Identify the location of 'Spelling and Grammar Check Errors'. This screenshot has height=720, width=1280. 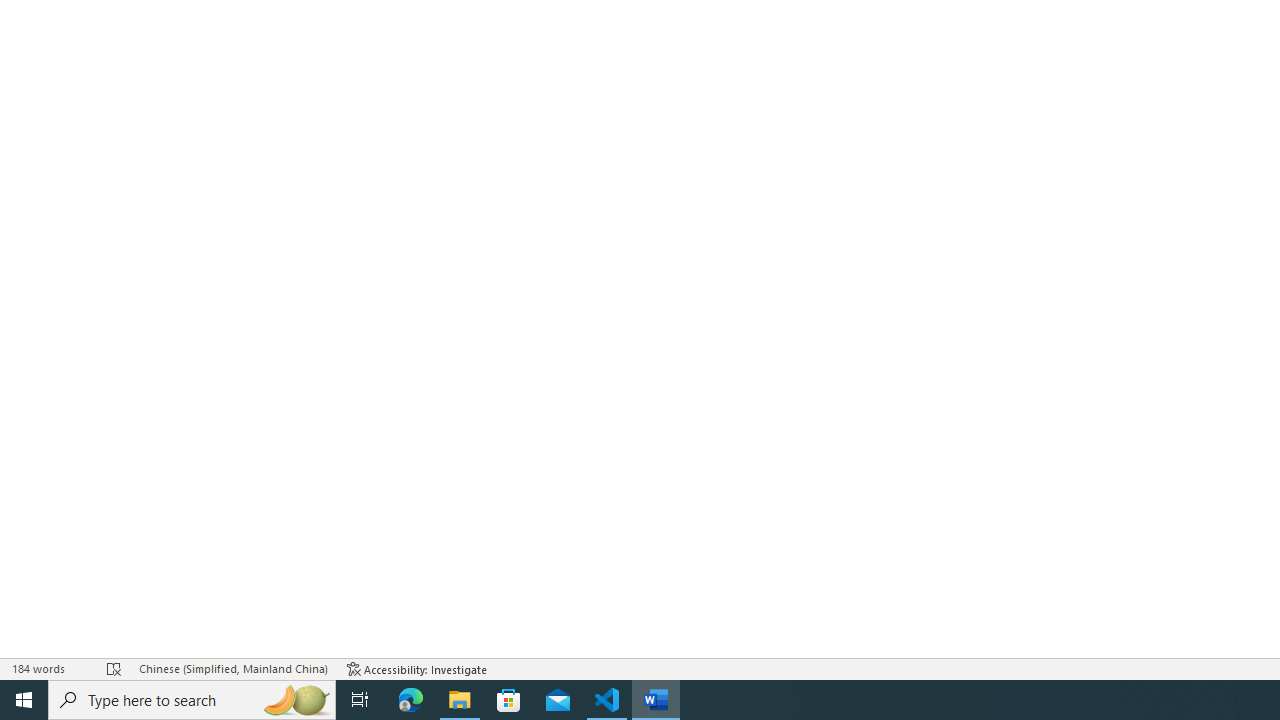
(113, 669).